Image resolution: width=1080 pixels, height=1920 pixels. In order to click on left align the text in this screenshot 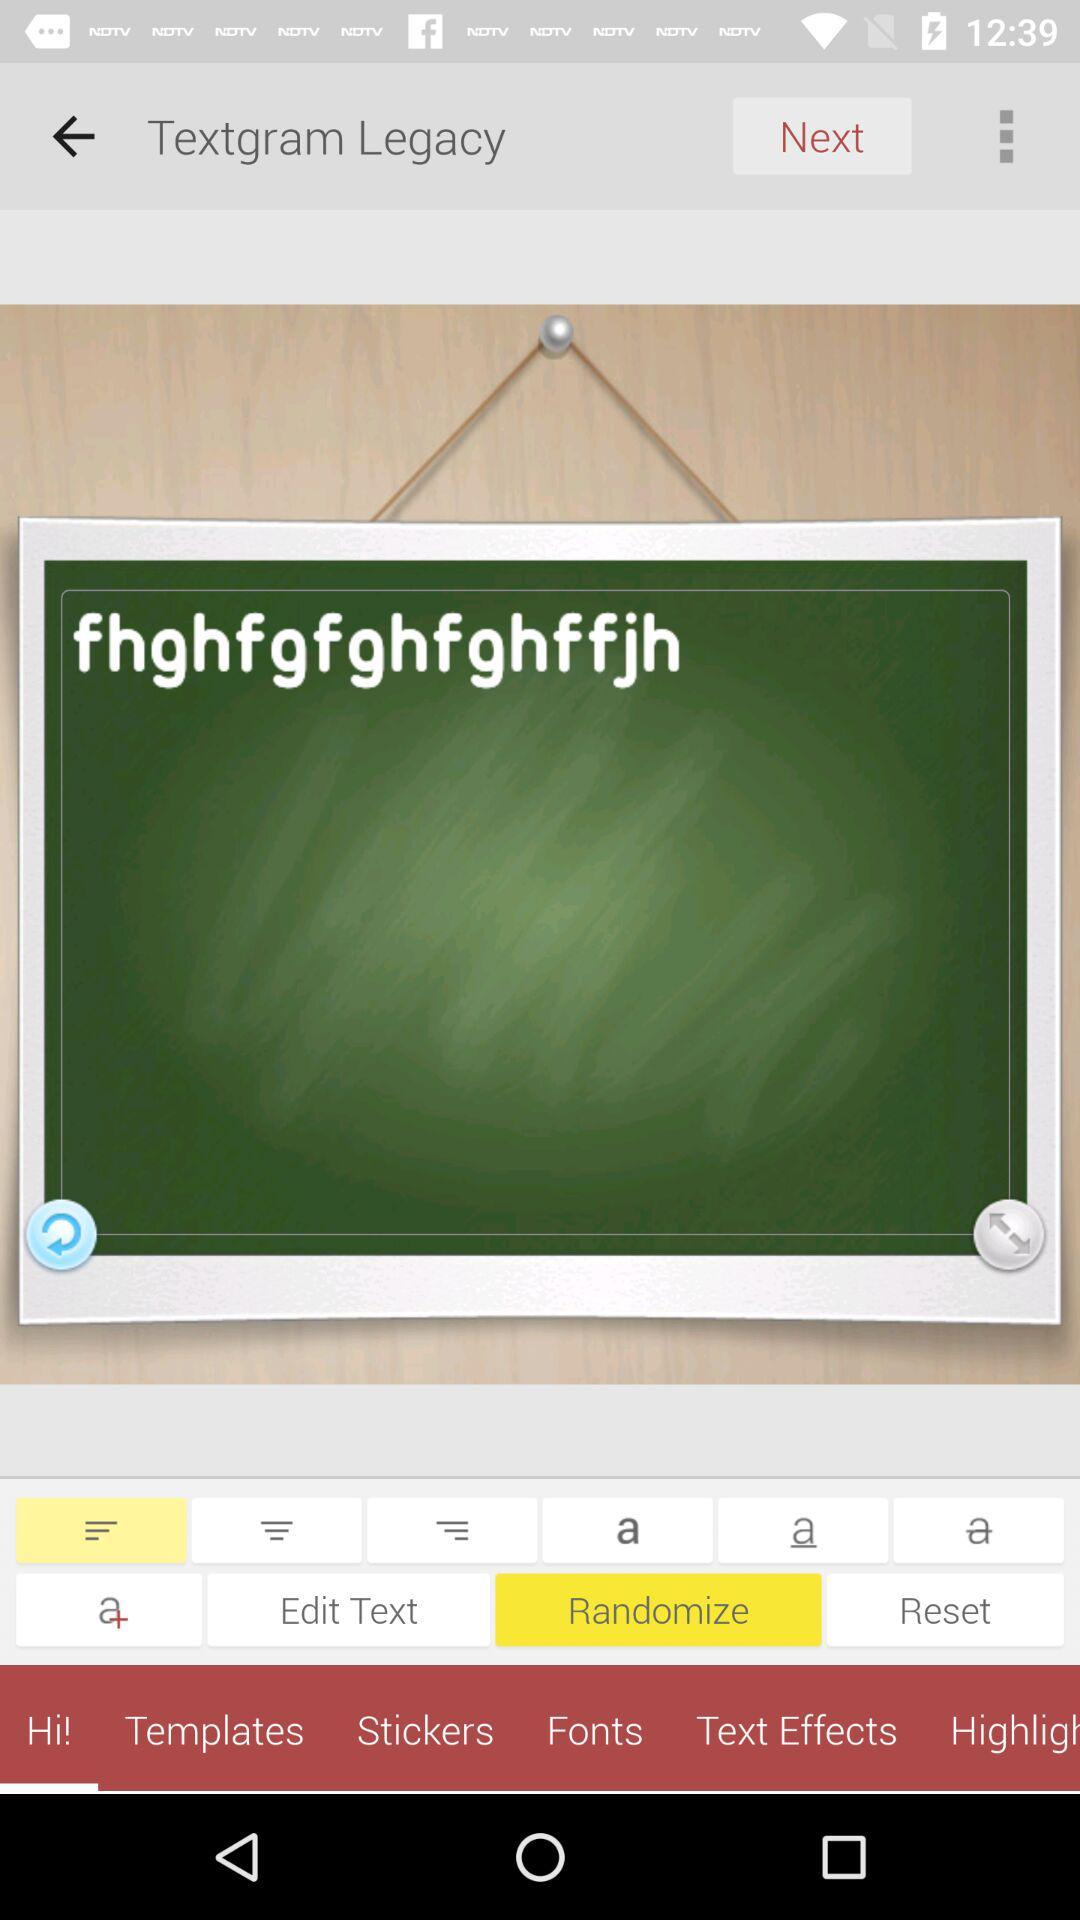, I will do `click(101, 1529)`.